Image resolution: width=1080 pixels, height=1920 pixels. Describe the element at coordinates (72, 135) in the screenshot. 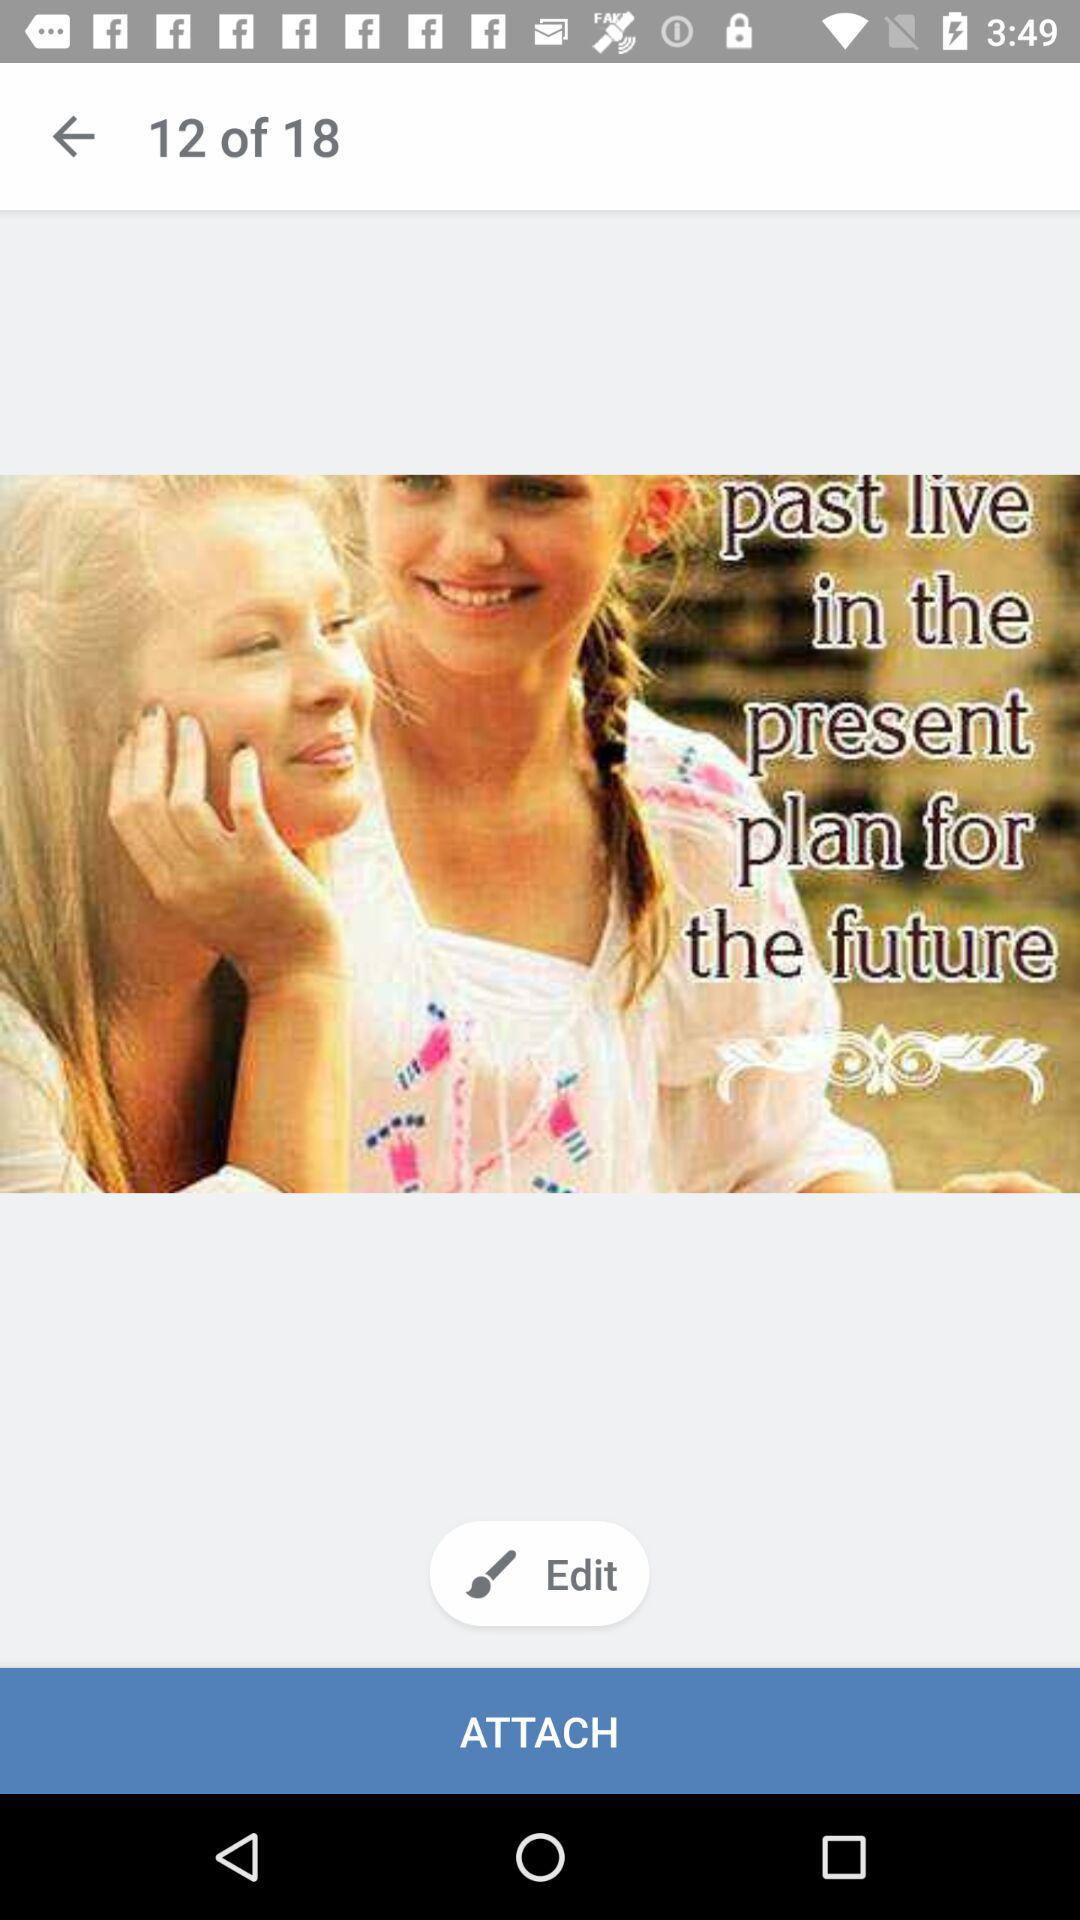

I see `icon at the top left corner` at that location.